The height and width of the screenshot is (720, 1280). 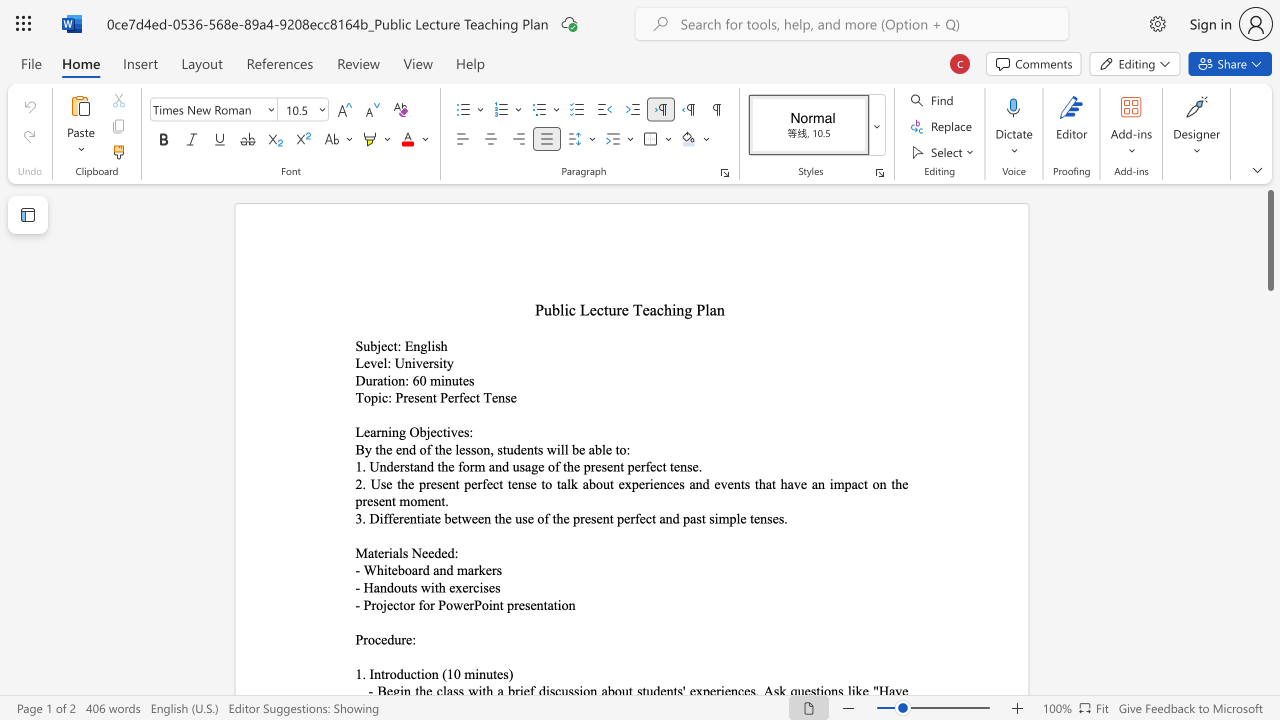 I want to click on the 1th character "c" in the text, so click(x=385, y=397).